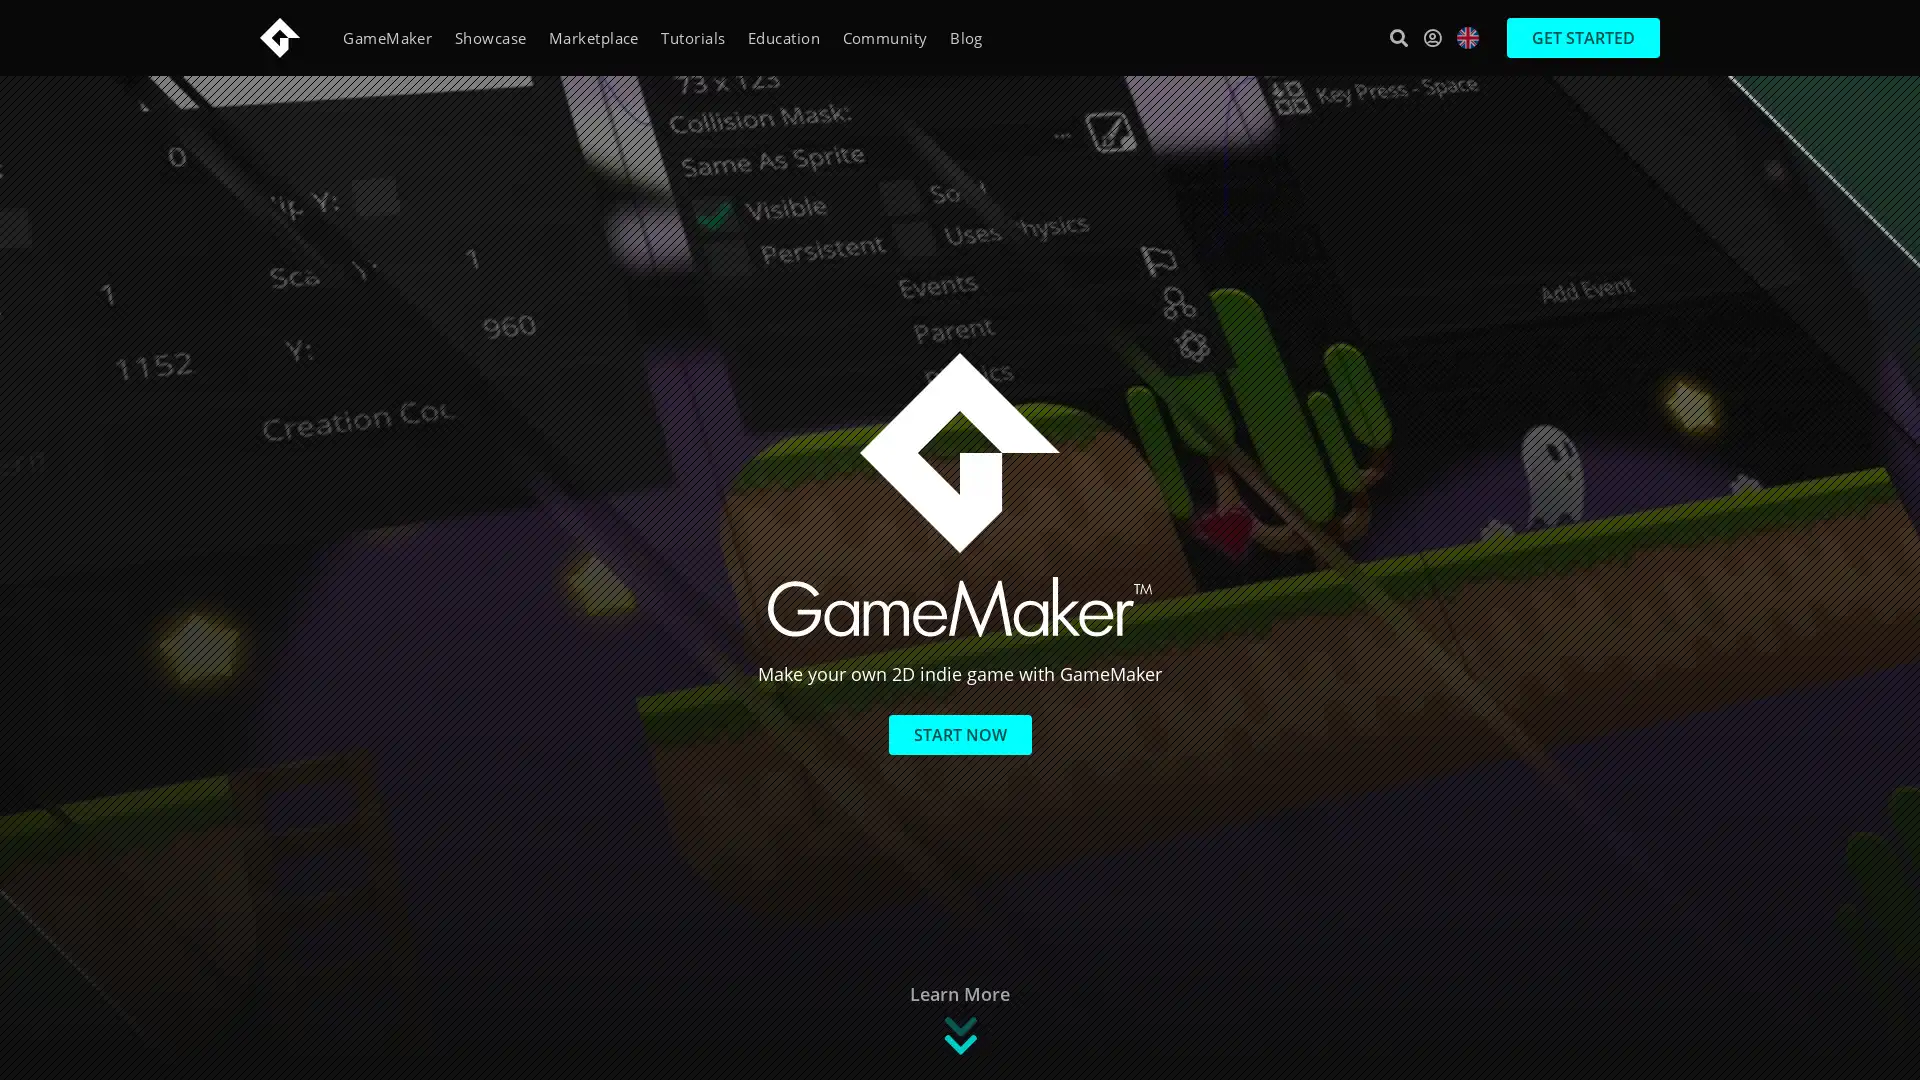 The width and height of the screenshot is (1920, 1080). I want to click on Language, so click(1468, 38).